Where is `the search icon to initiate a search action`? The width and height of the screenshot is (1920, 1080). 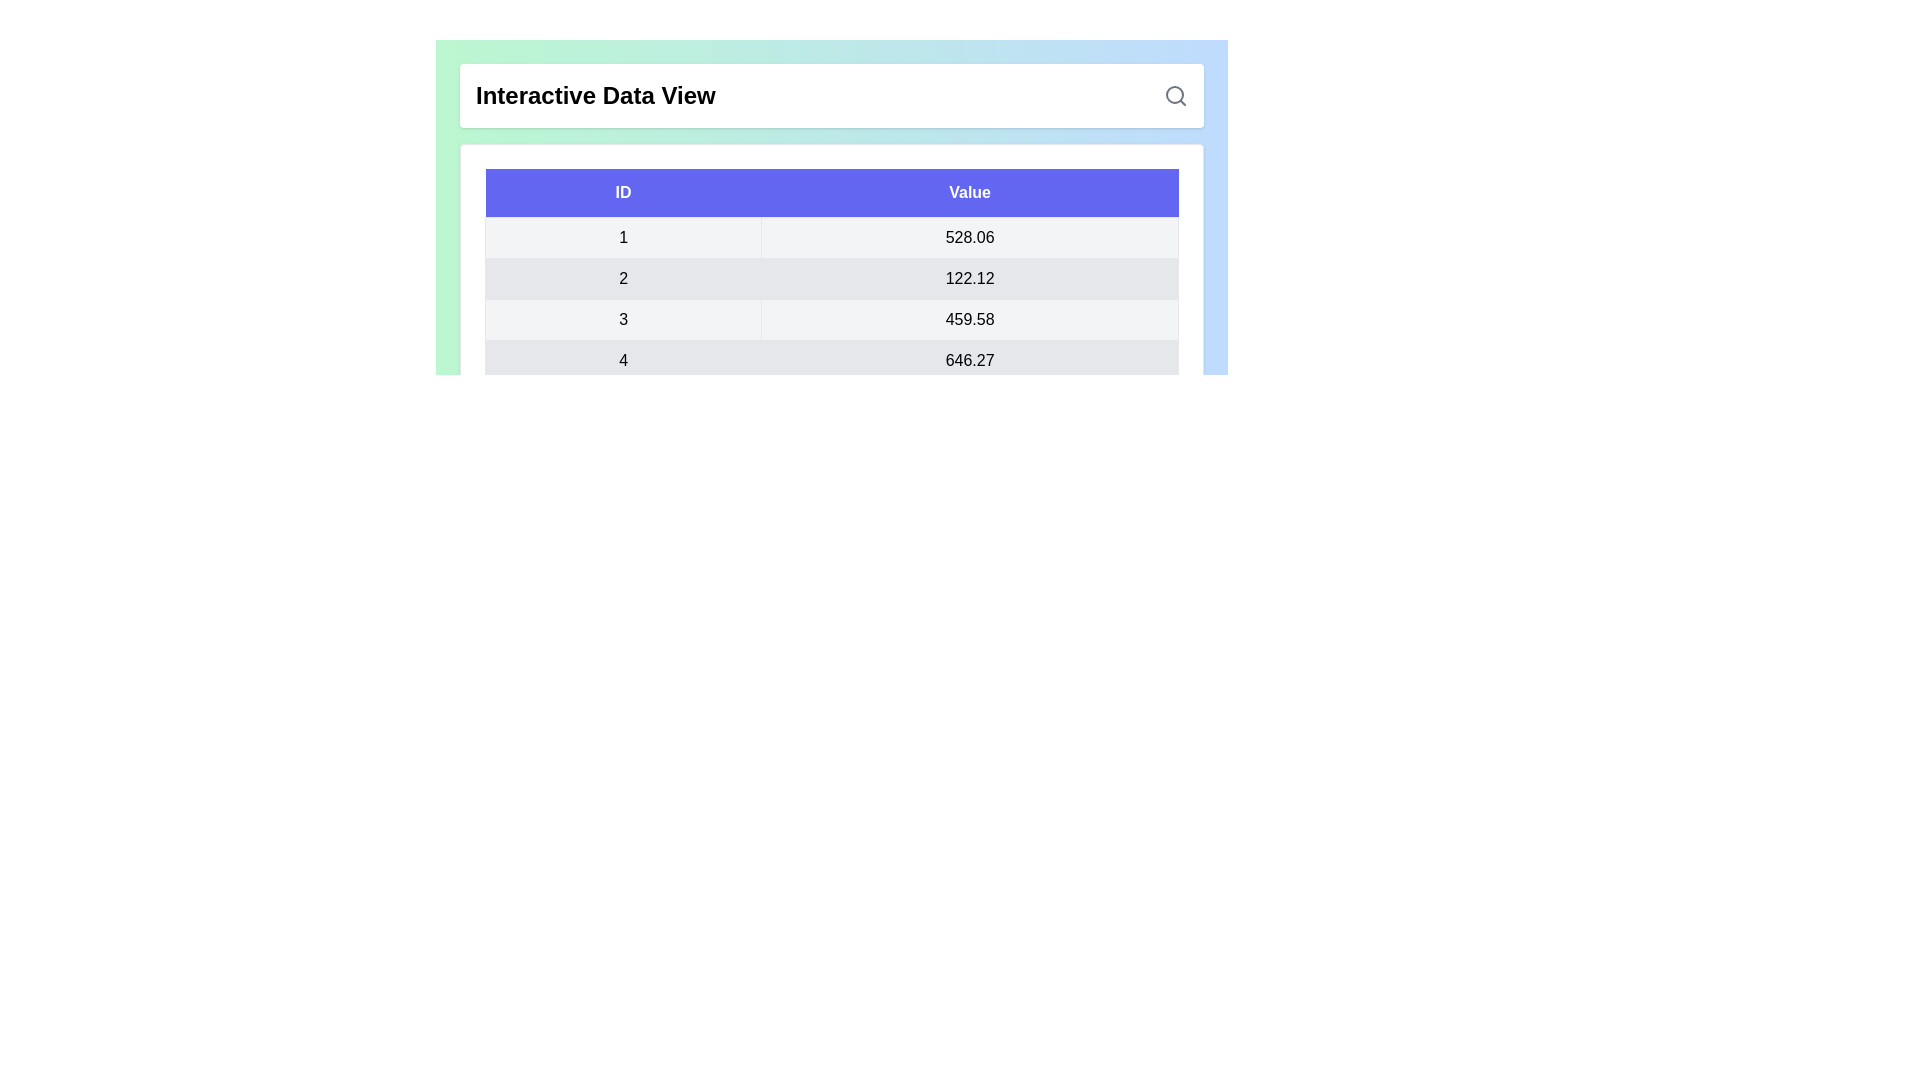
the search icon to initiate a search action is located at coordinates (1176, 96).